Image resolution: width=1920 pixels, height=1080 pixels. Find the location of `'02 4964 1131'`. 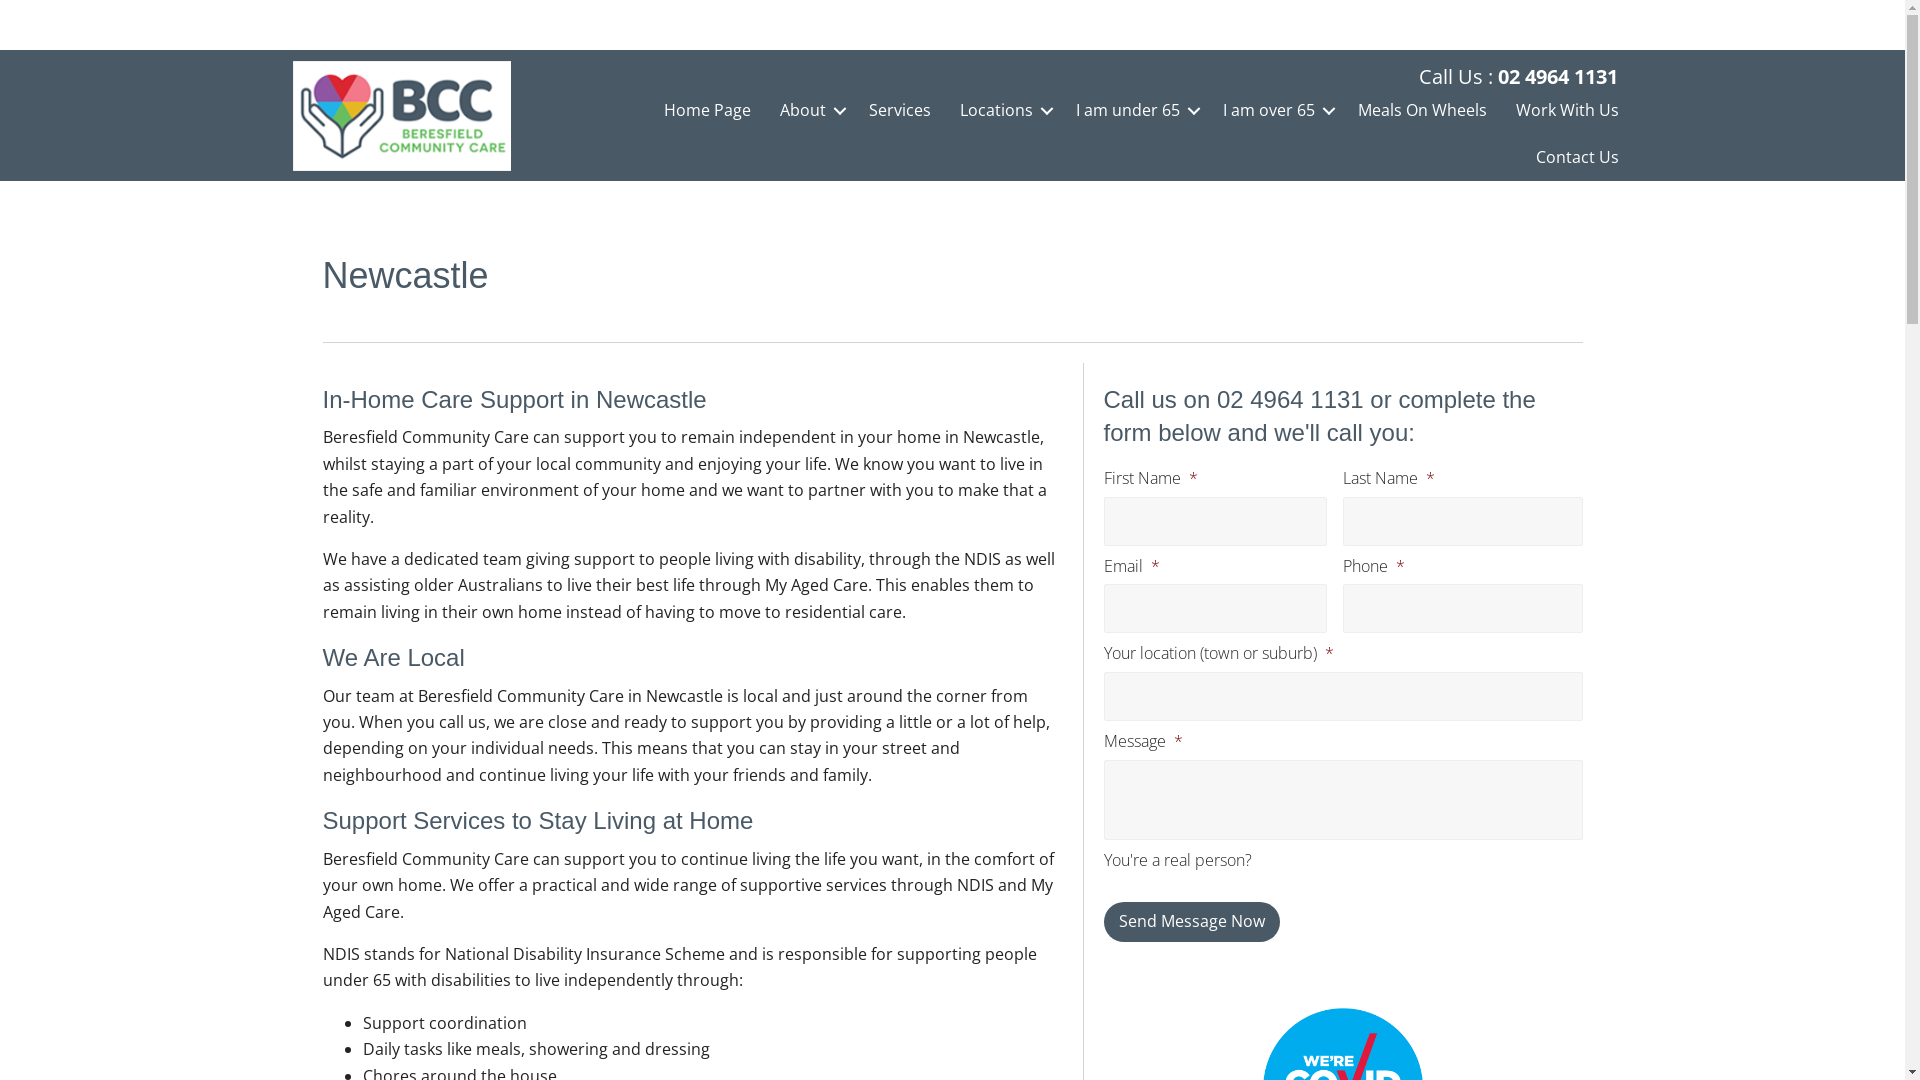

'02 4964 1131' is located at coordinates (1557, 75).